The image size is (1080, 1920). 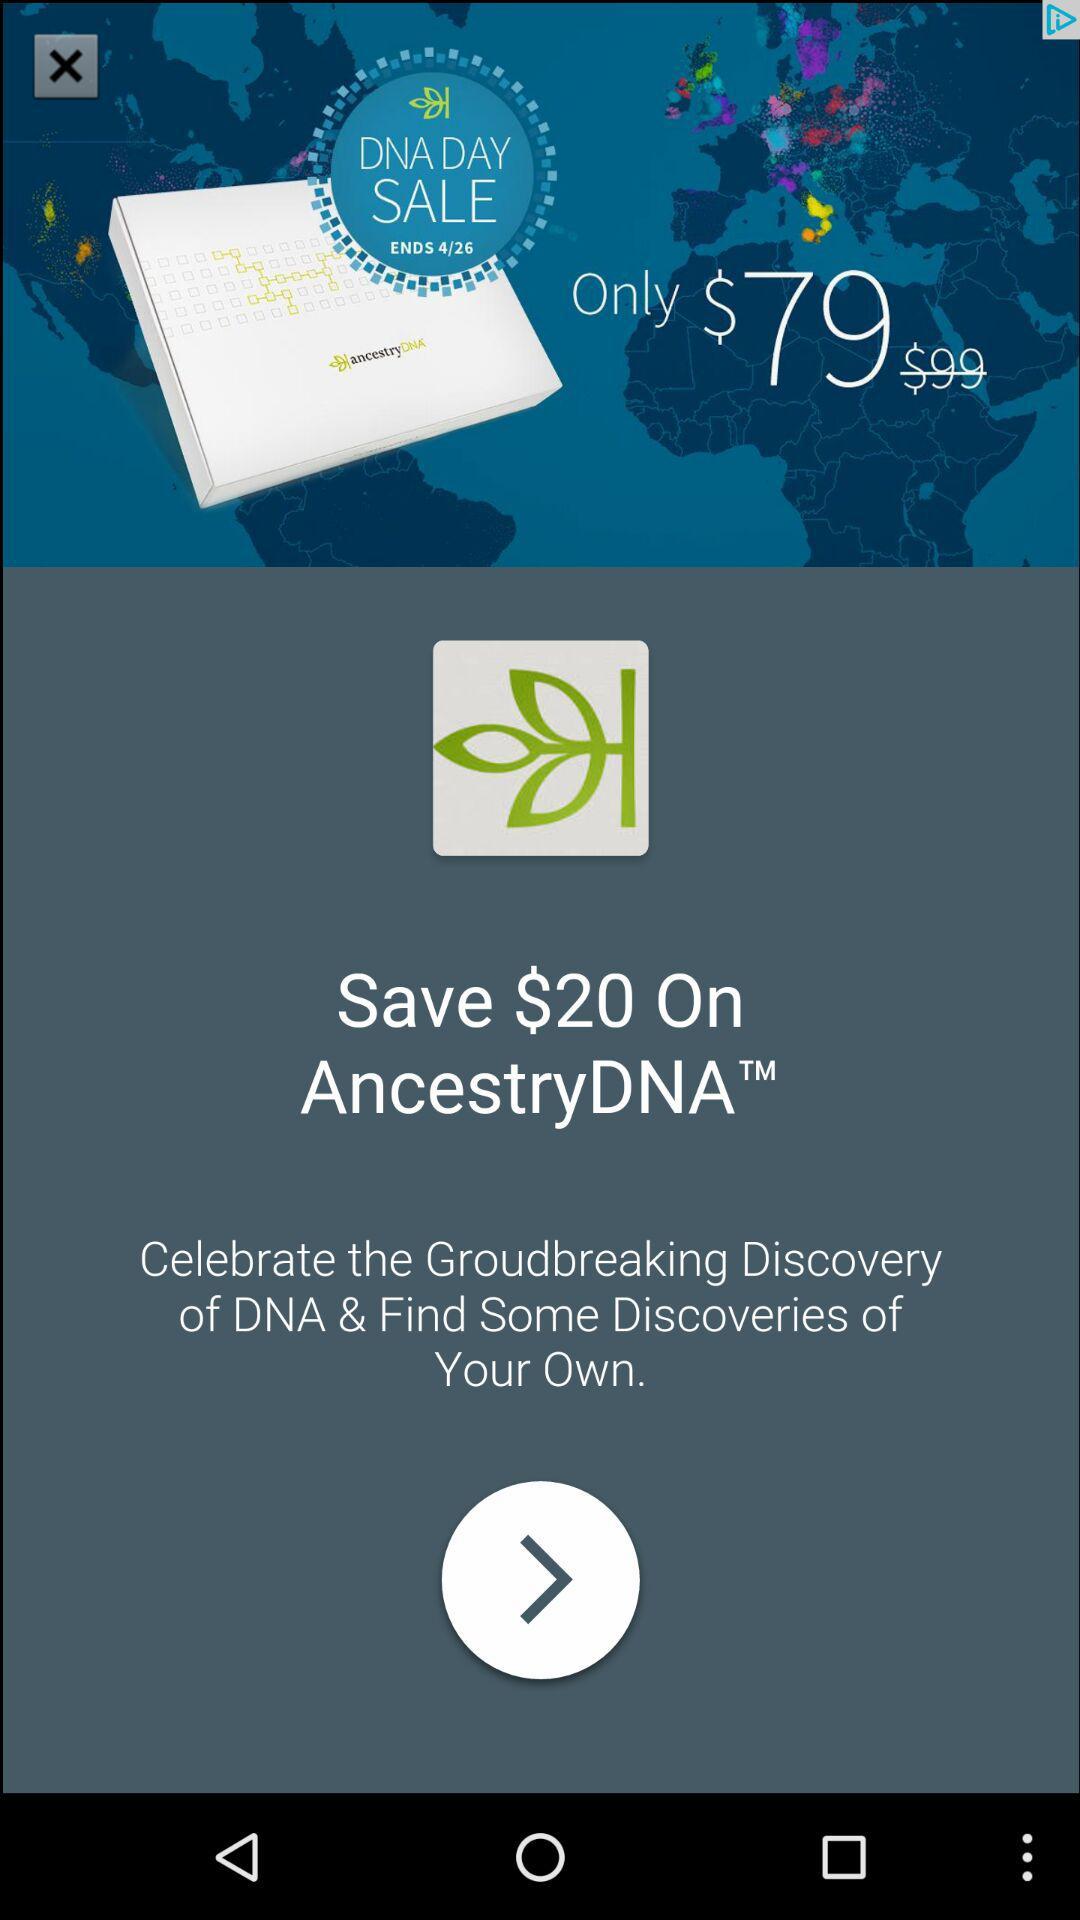 What do you see at coordinates (64, 70) in the screenshot?
I see `the close icon` at bounding box center [64, 70].